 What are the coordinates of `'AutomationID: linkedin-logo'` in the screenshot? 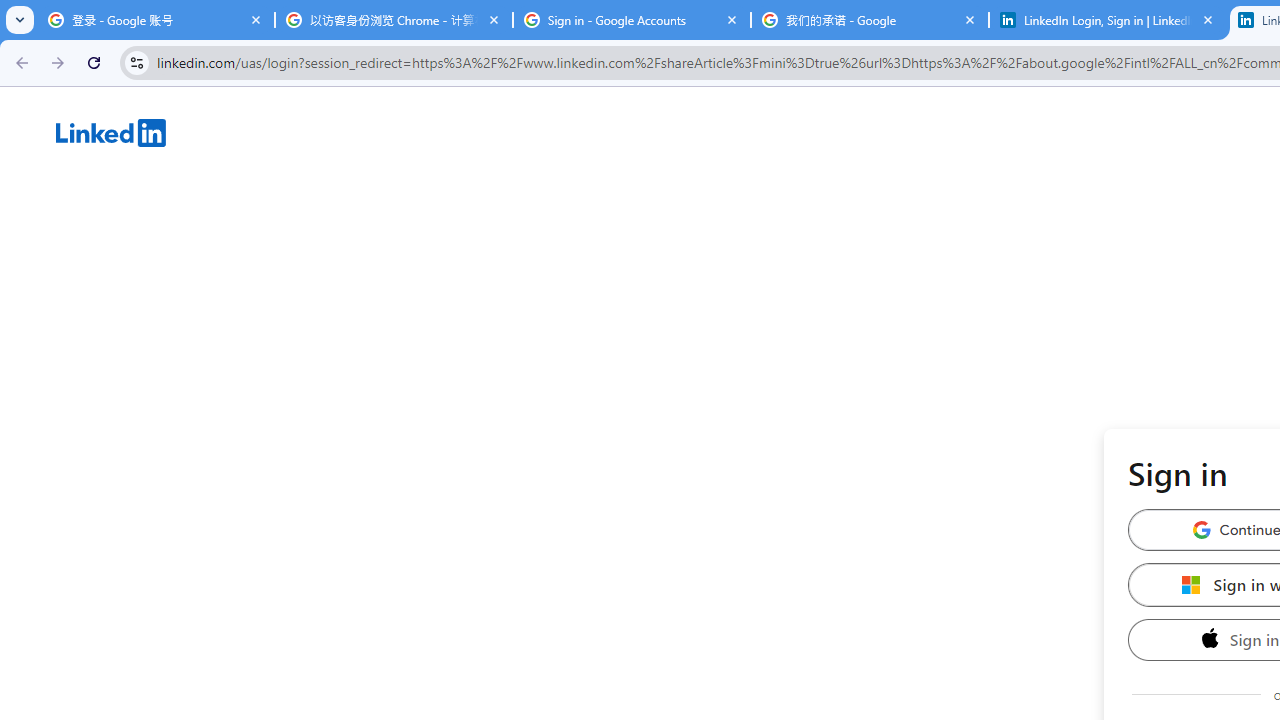 It's located at (110, 132).